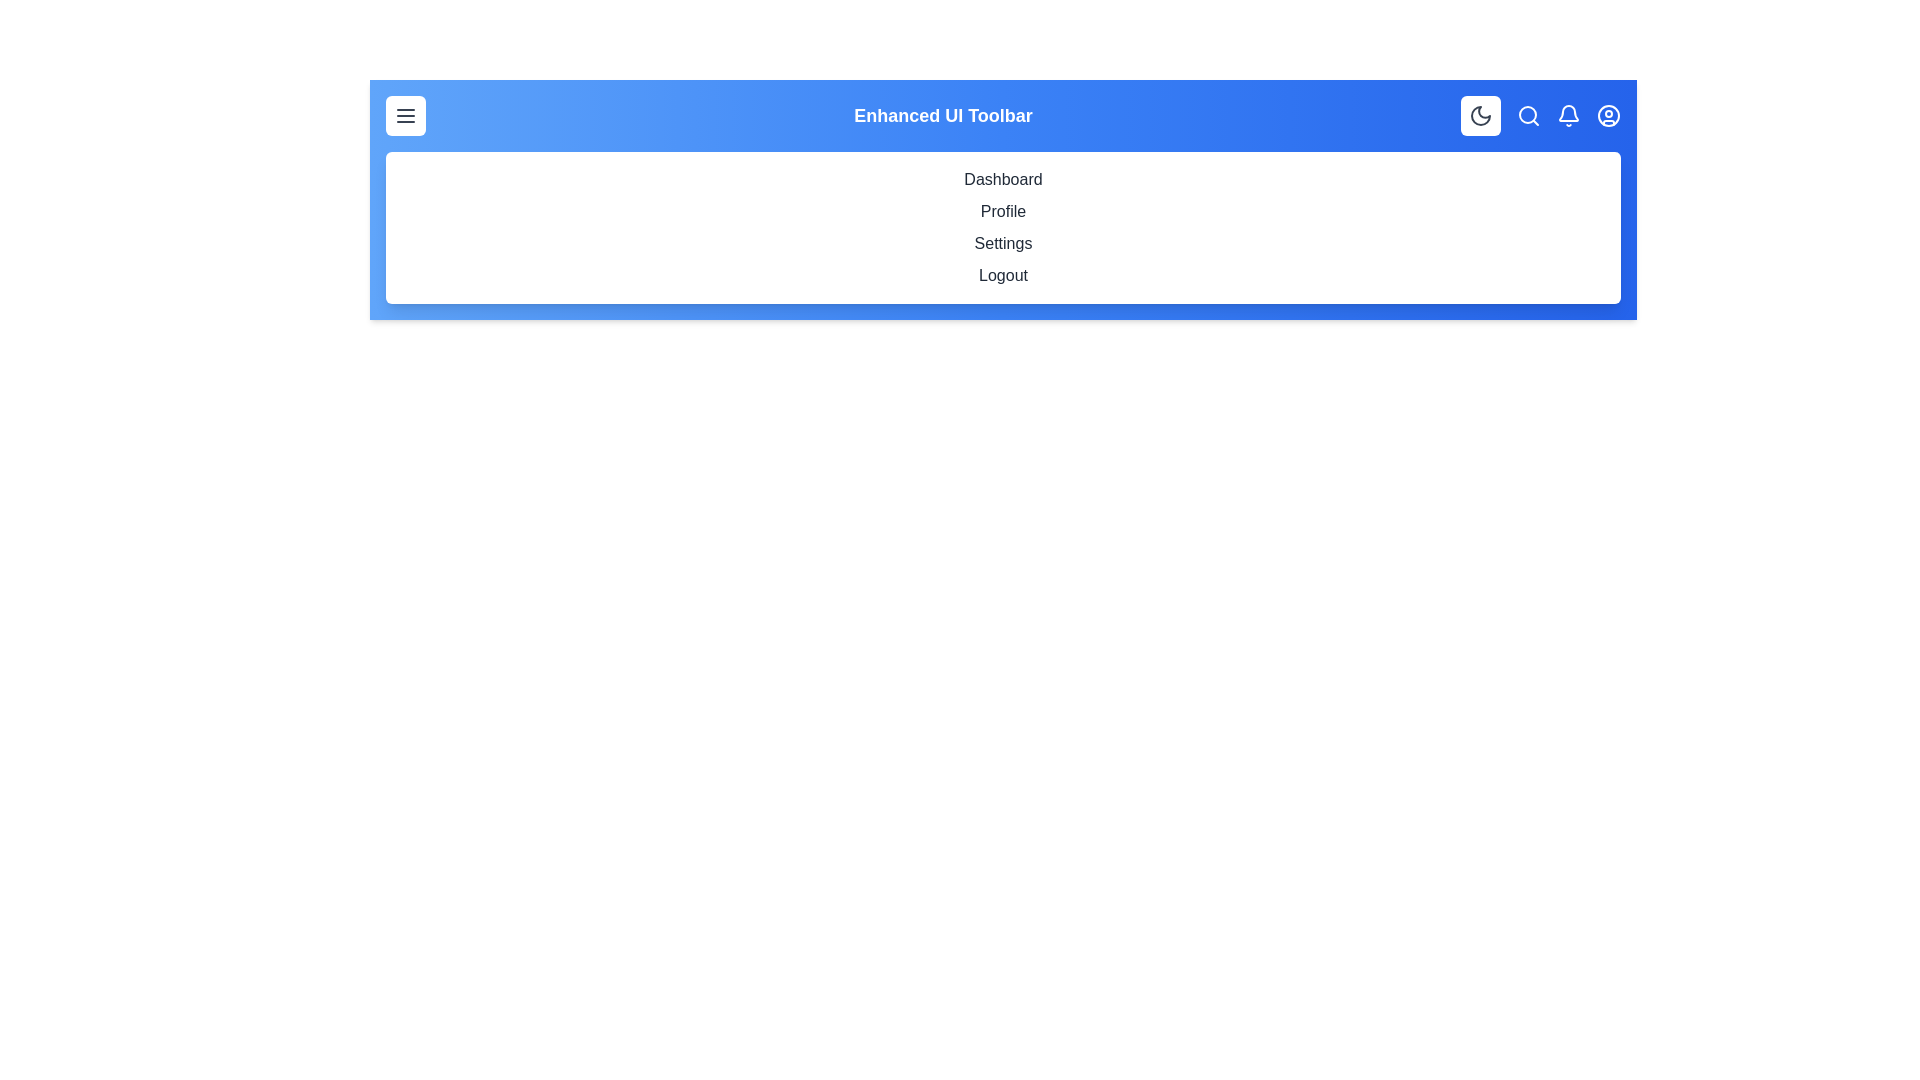 The height and width of the screenshot is (1080, 1920). What do you see at coordinates (1528, 115) in the screenshot?
I see `the search icon in the EnhancedAppBar` at bounding box center [1528, 115].